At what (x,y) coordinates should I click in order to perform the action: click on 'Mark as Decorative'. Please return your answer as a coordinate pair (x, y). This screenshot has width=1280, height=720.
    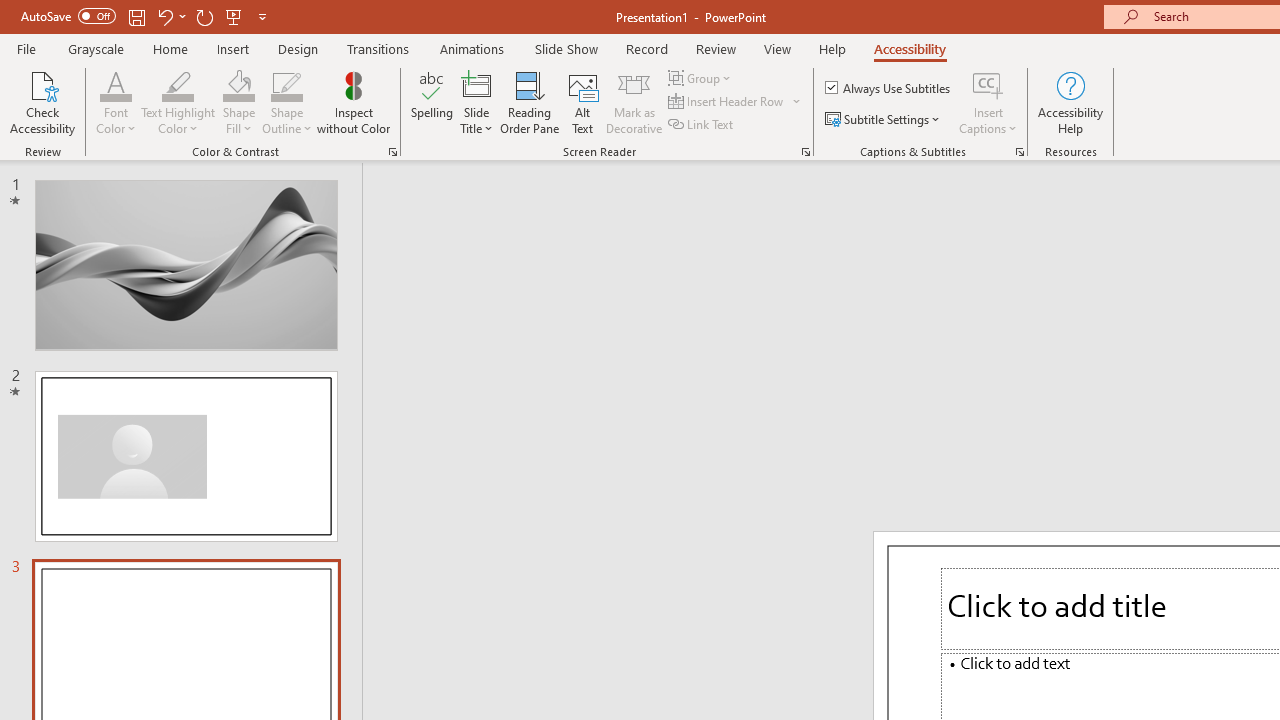
    Looking at the image, I should click on (633, 103).